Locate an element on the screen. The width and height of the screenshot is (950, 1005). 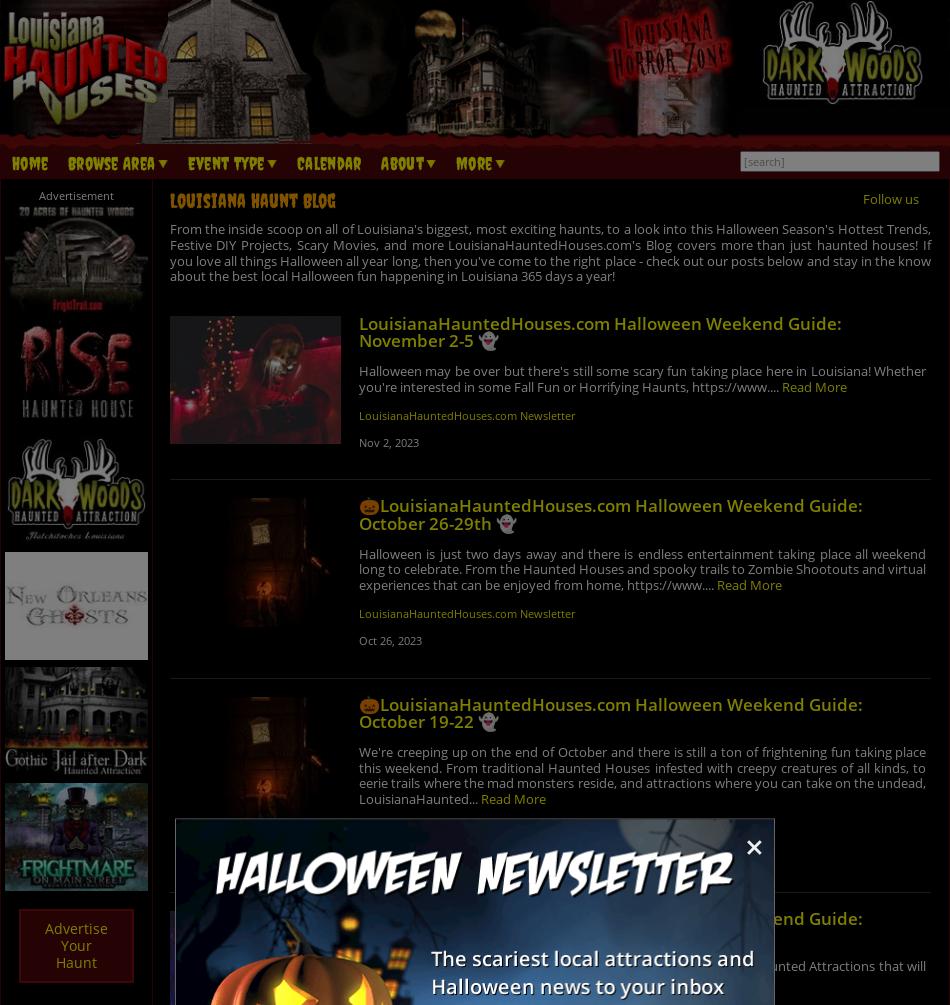
'LouisianaHauntedHouses.com Halloween Weekend Guide: November 2-5 👻' is located at coordinates (599, 330).